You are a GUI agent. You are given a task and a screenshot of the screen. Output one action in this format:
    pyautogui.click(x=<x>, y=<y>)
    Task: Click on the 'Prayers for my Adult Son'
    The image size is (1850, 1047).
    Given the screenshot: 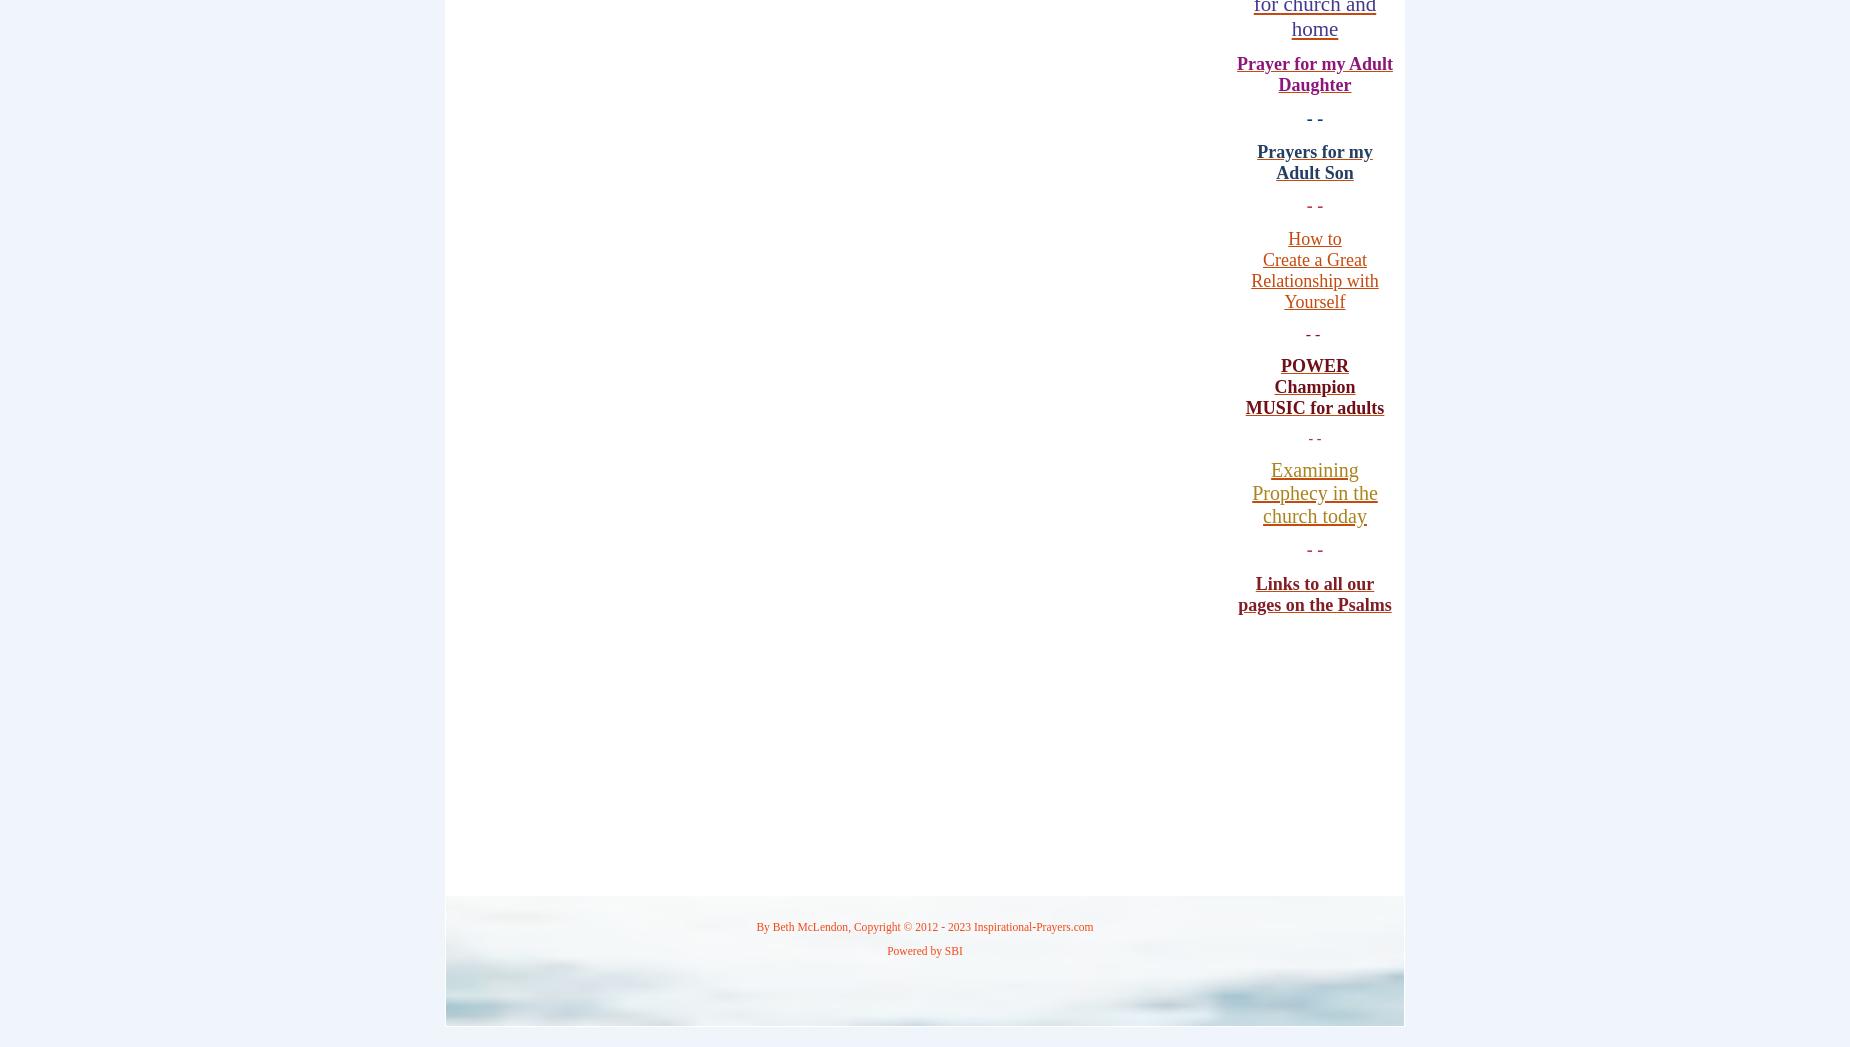 What is the action you would take?
    pyautogui.click(x=1256, y=161)
    